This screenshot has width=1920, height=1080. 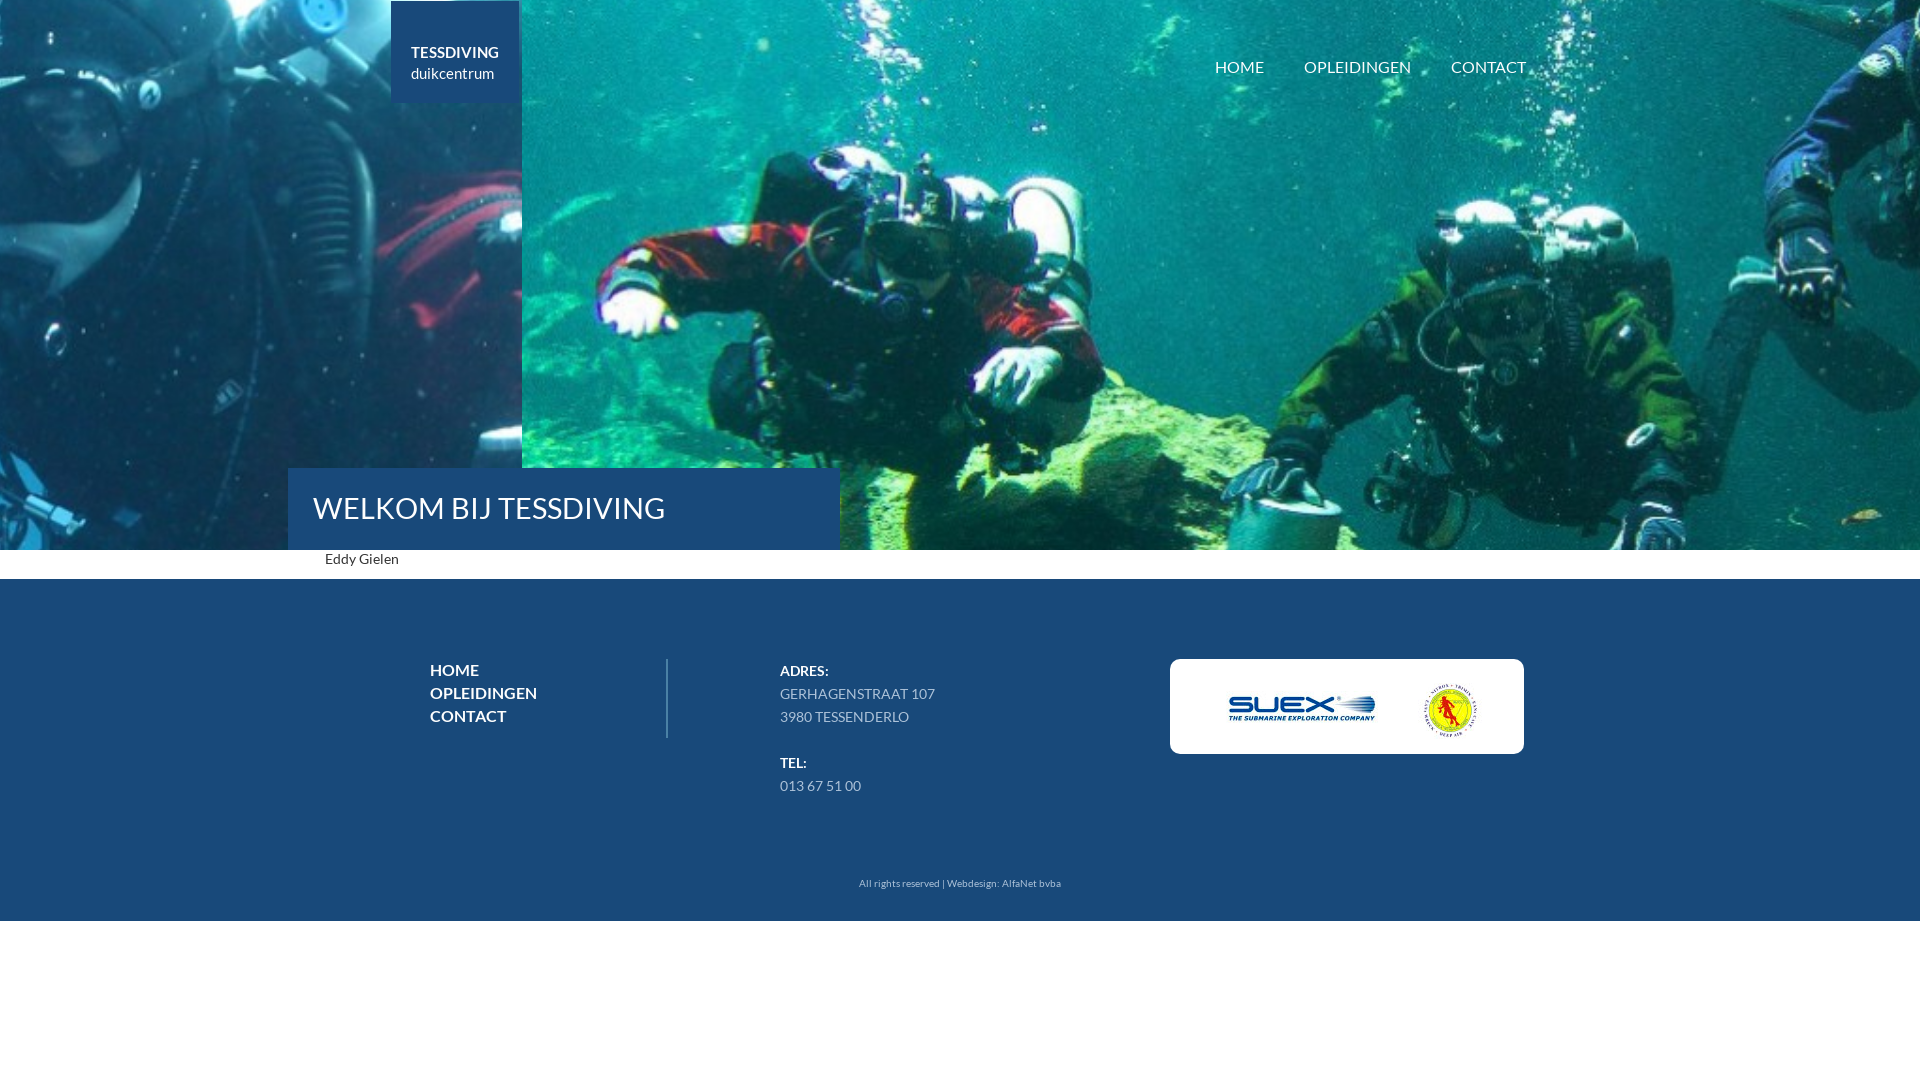 What do you see at coordinates (1357, 38) in the screenshot?
I see `'OPLEIDINGEN'` at bounding box center [1357, 38].